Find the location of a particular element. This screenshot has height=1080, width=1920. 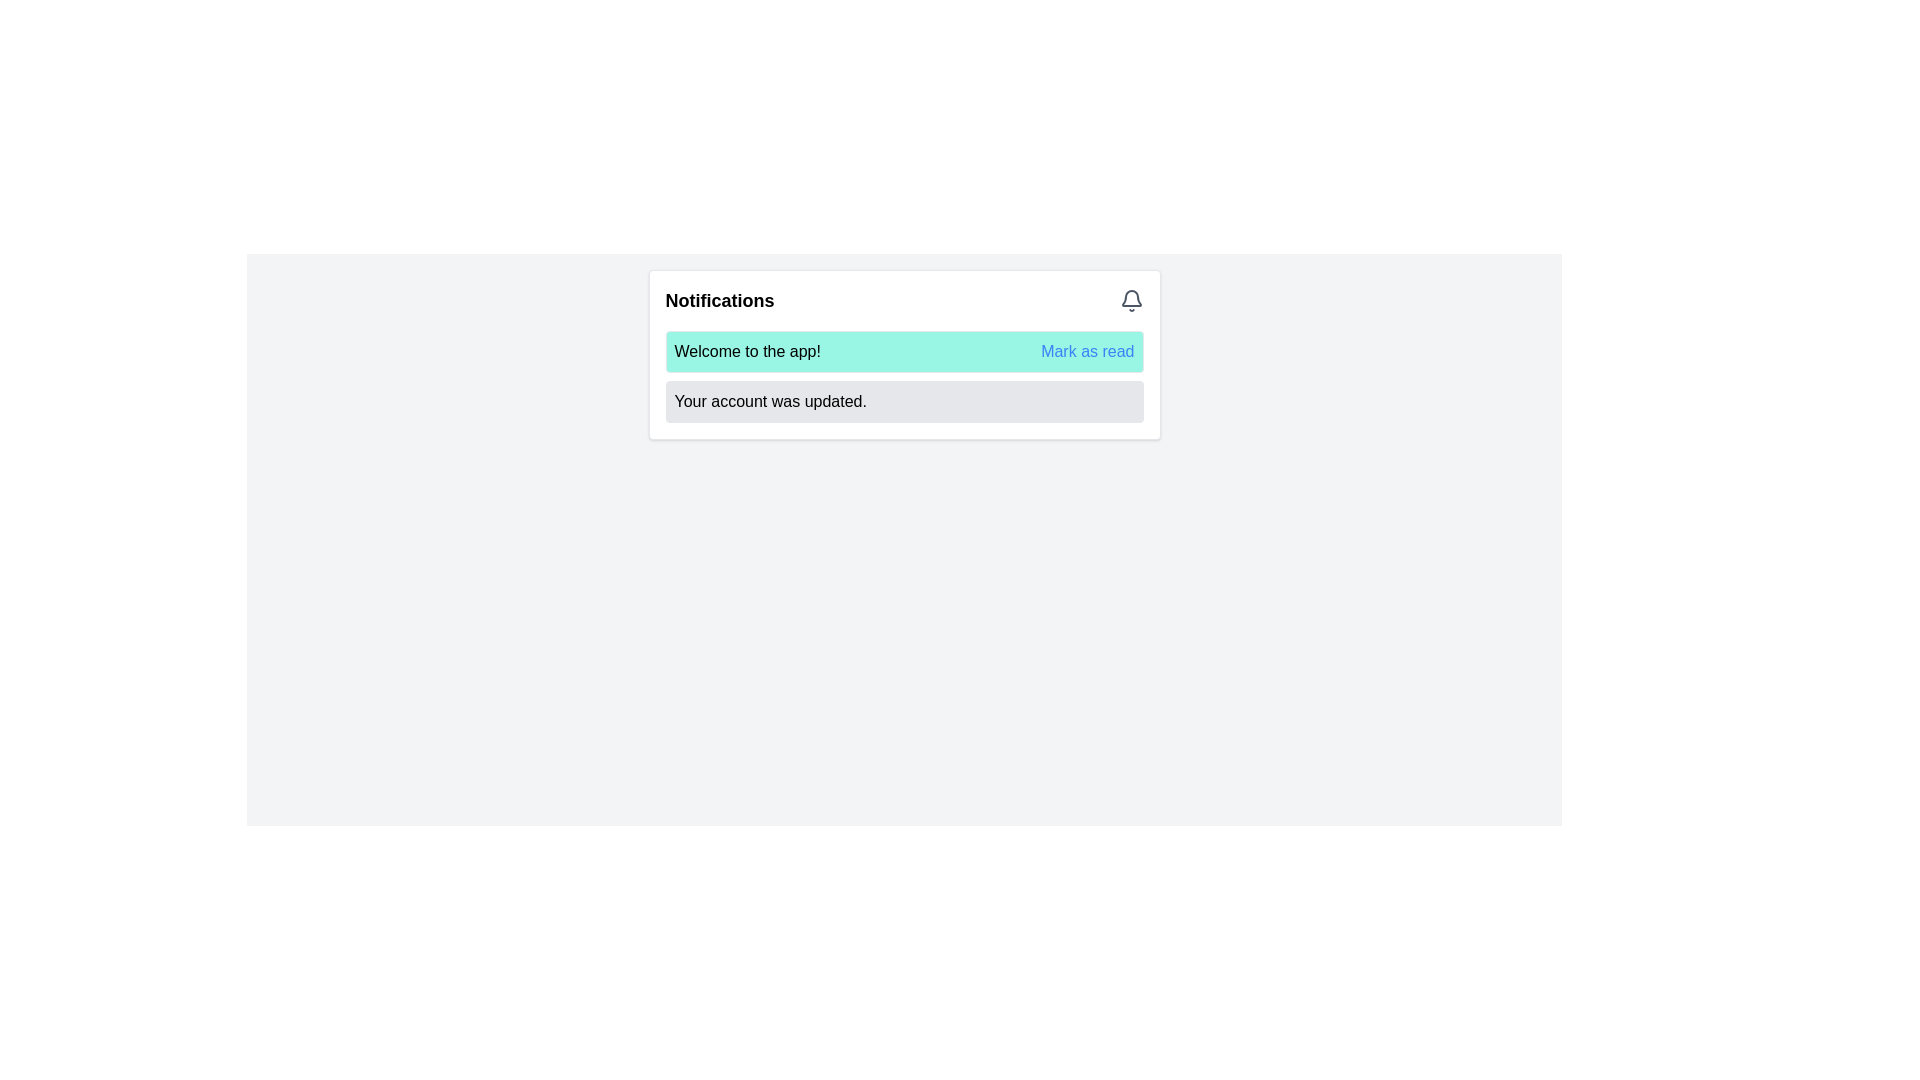

the bell icon located at the top-right corner of the notification section, next to the 'Notifications' text is located at coordinates (1131, 300).